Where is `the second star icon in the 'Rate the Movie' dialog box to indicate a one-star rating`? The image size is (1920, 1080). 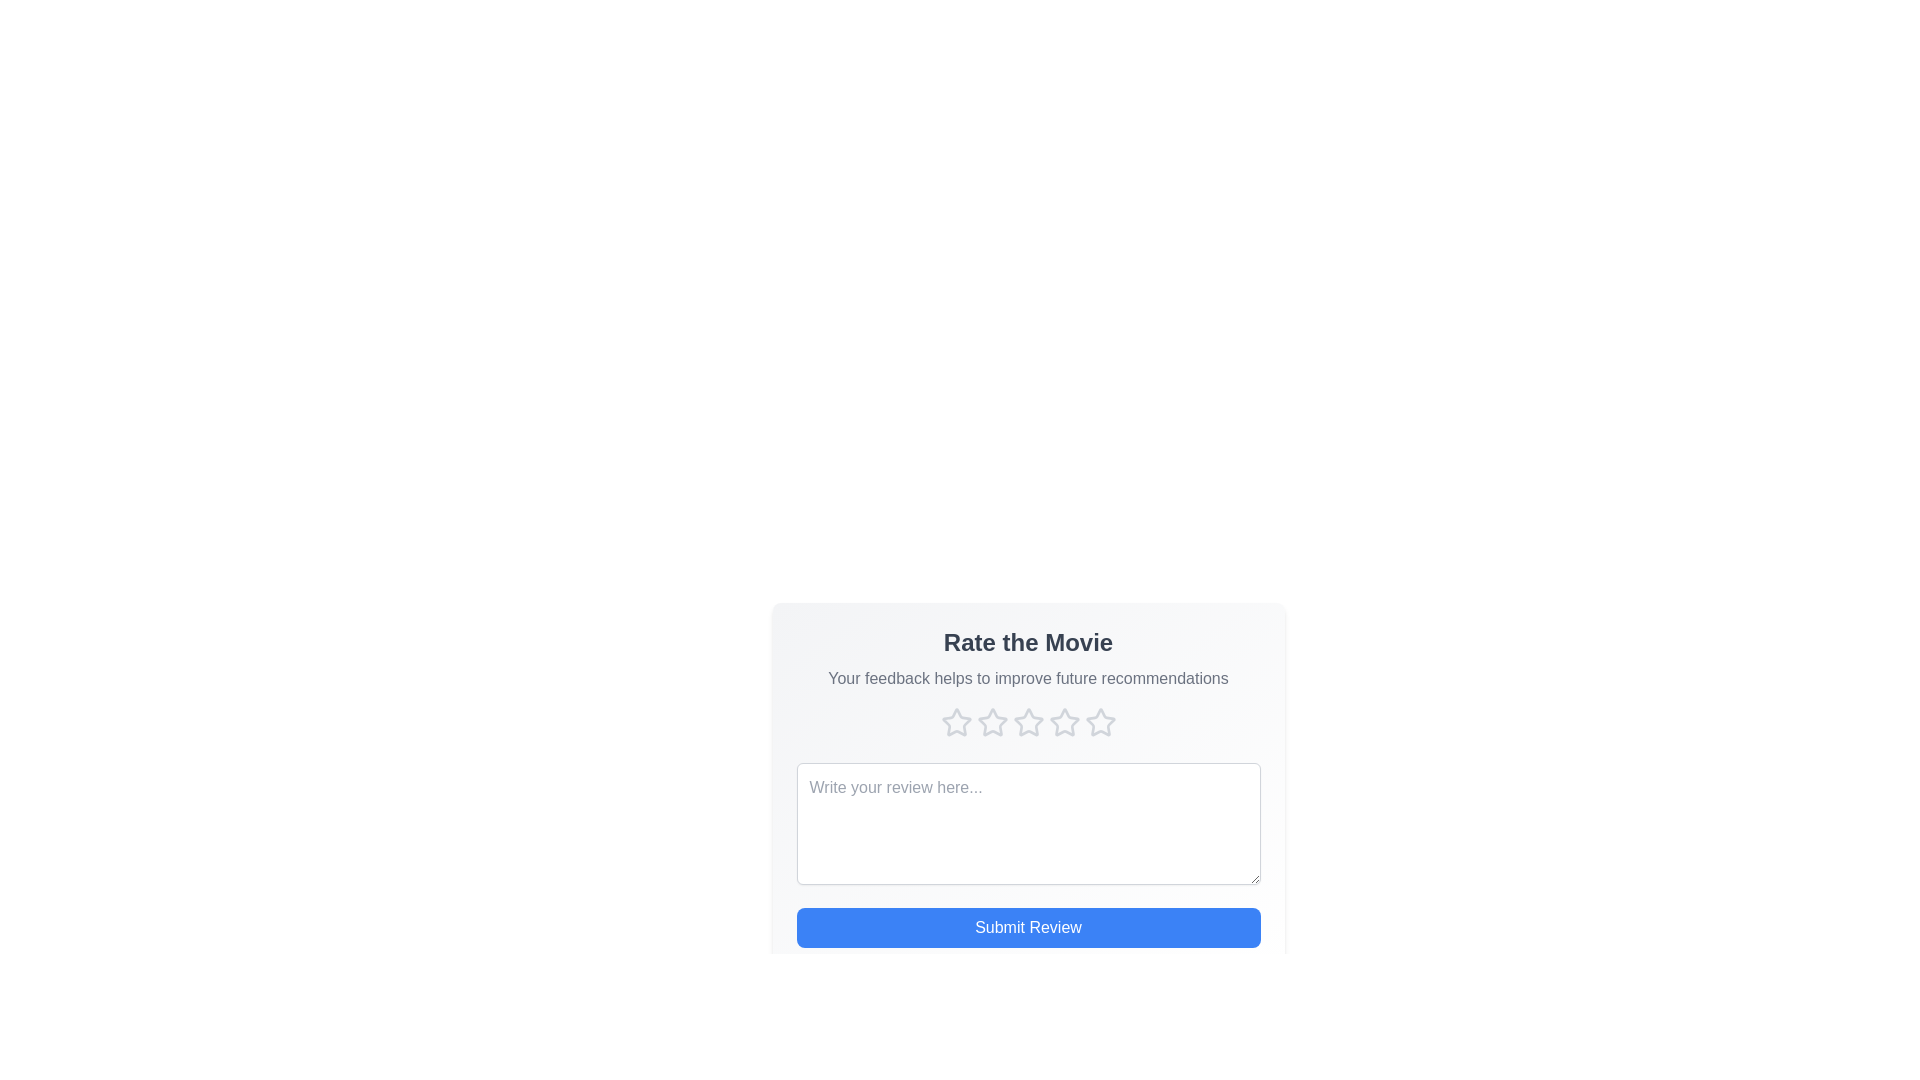 the second star icon in the 'Rate the Movie' dialog box to indicate a one-star rating is located at coordinates (992, 722).